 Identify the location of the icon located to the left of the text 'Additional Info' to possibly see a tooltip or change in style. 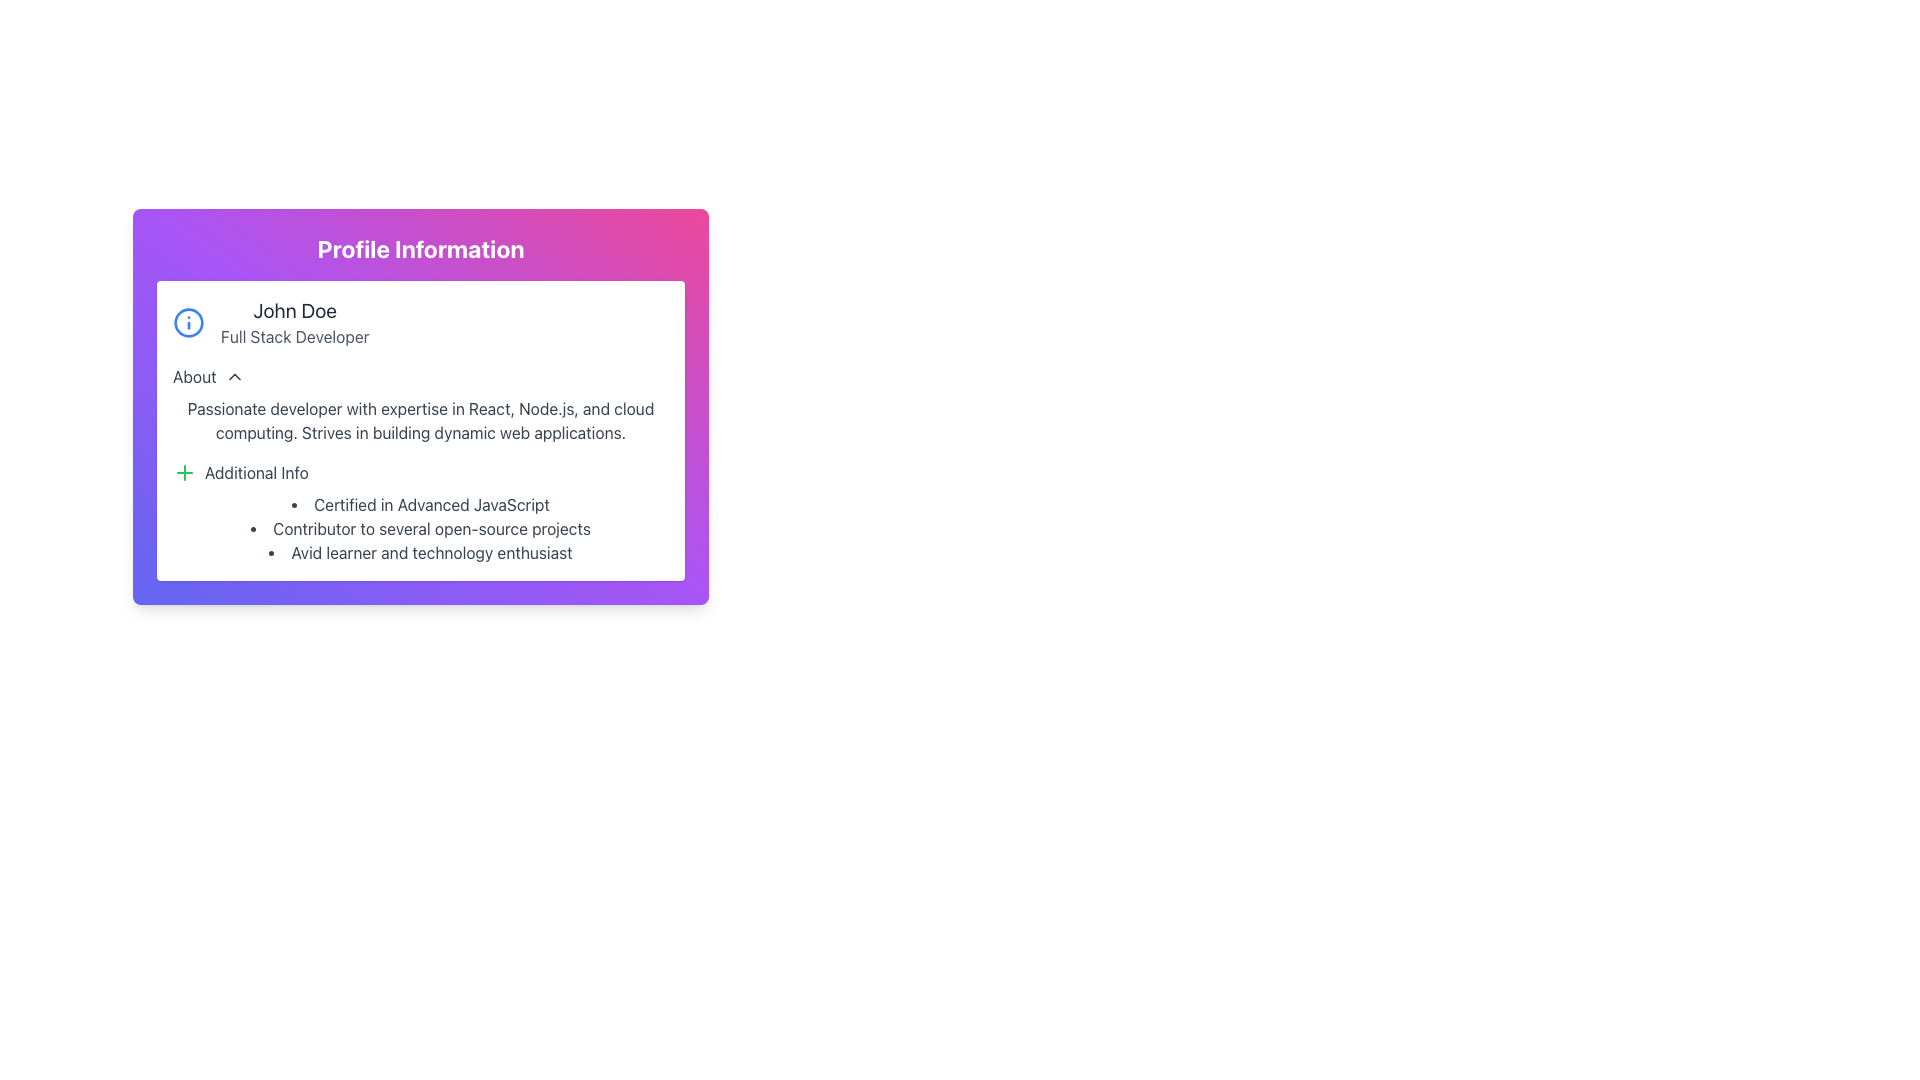
(185, 473).